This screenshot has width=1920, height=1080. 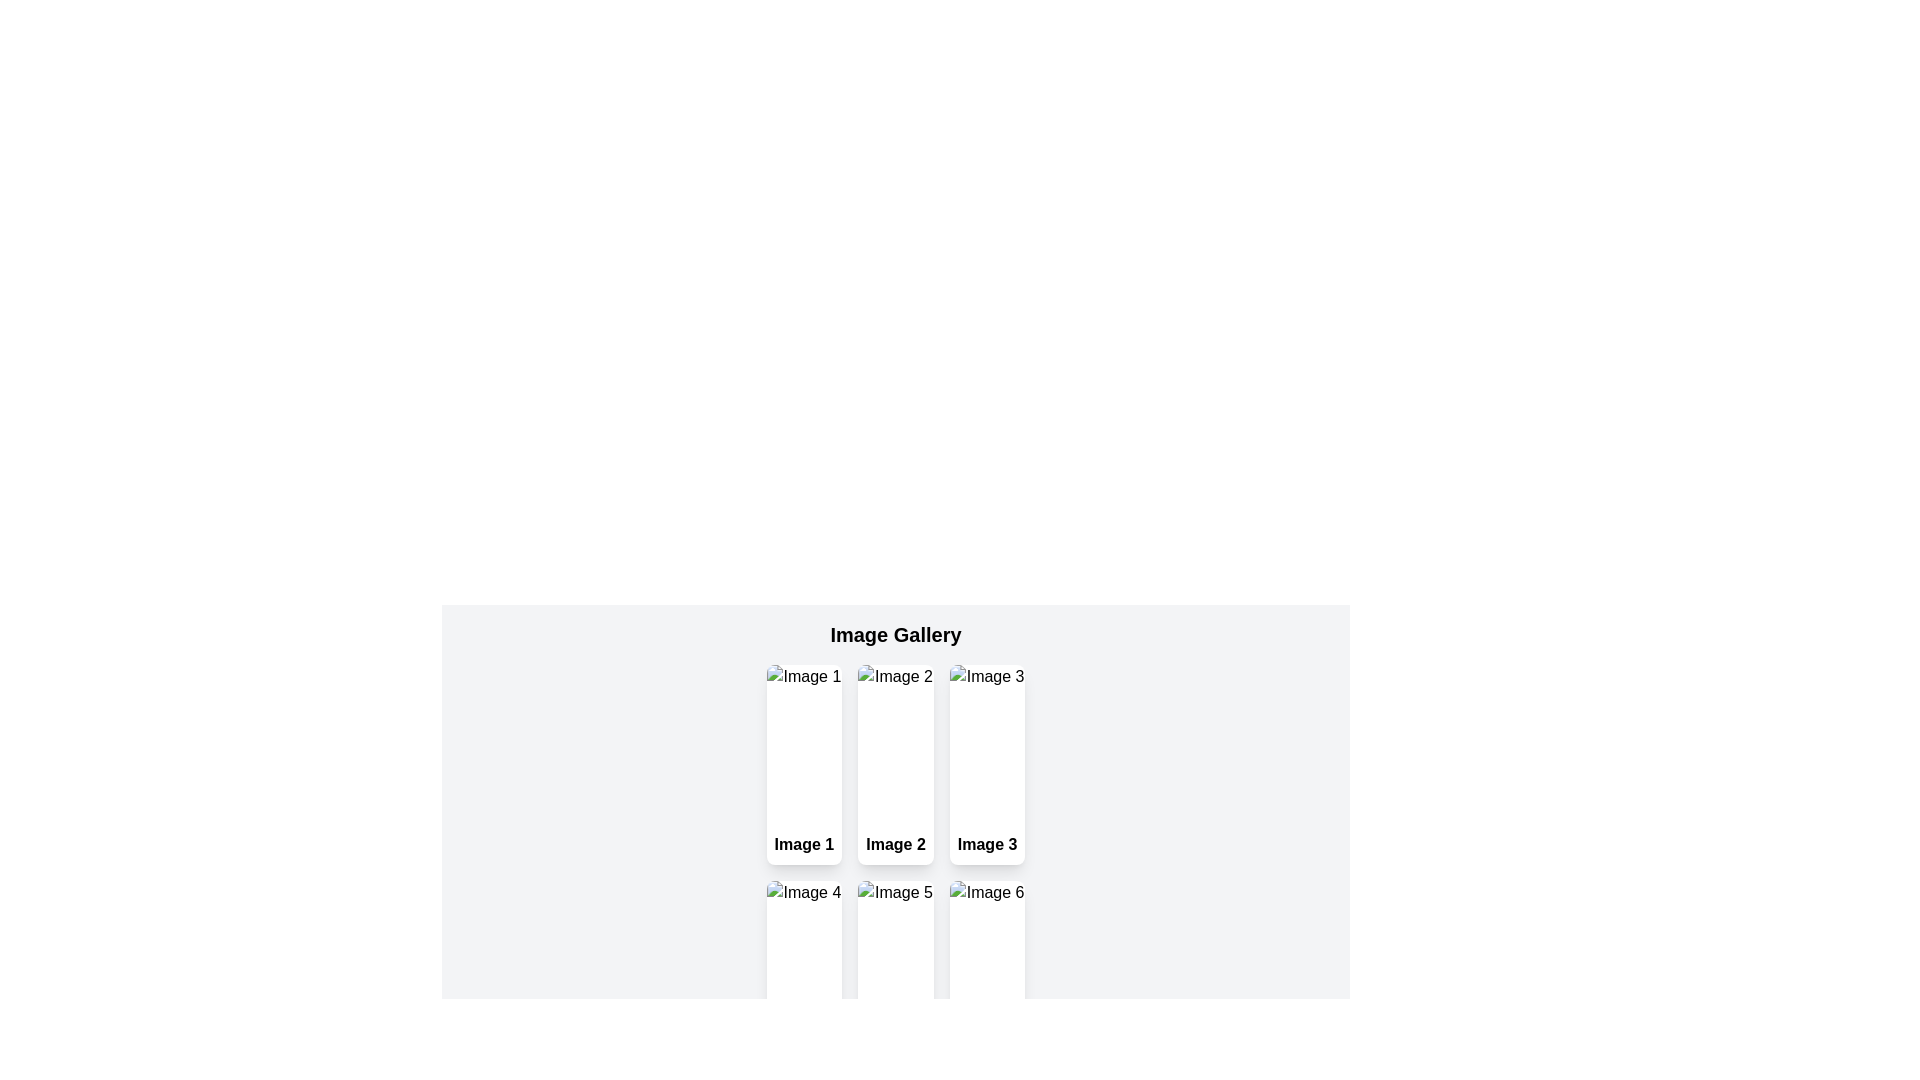 I want to click on the text label located beneath the image in the top-right corner of the grid layout, which is part of the third item in the top row of the grid, so click(x=987, y=844).